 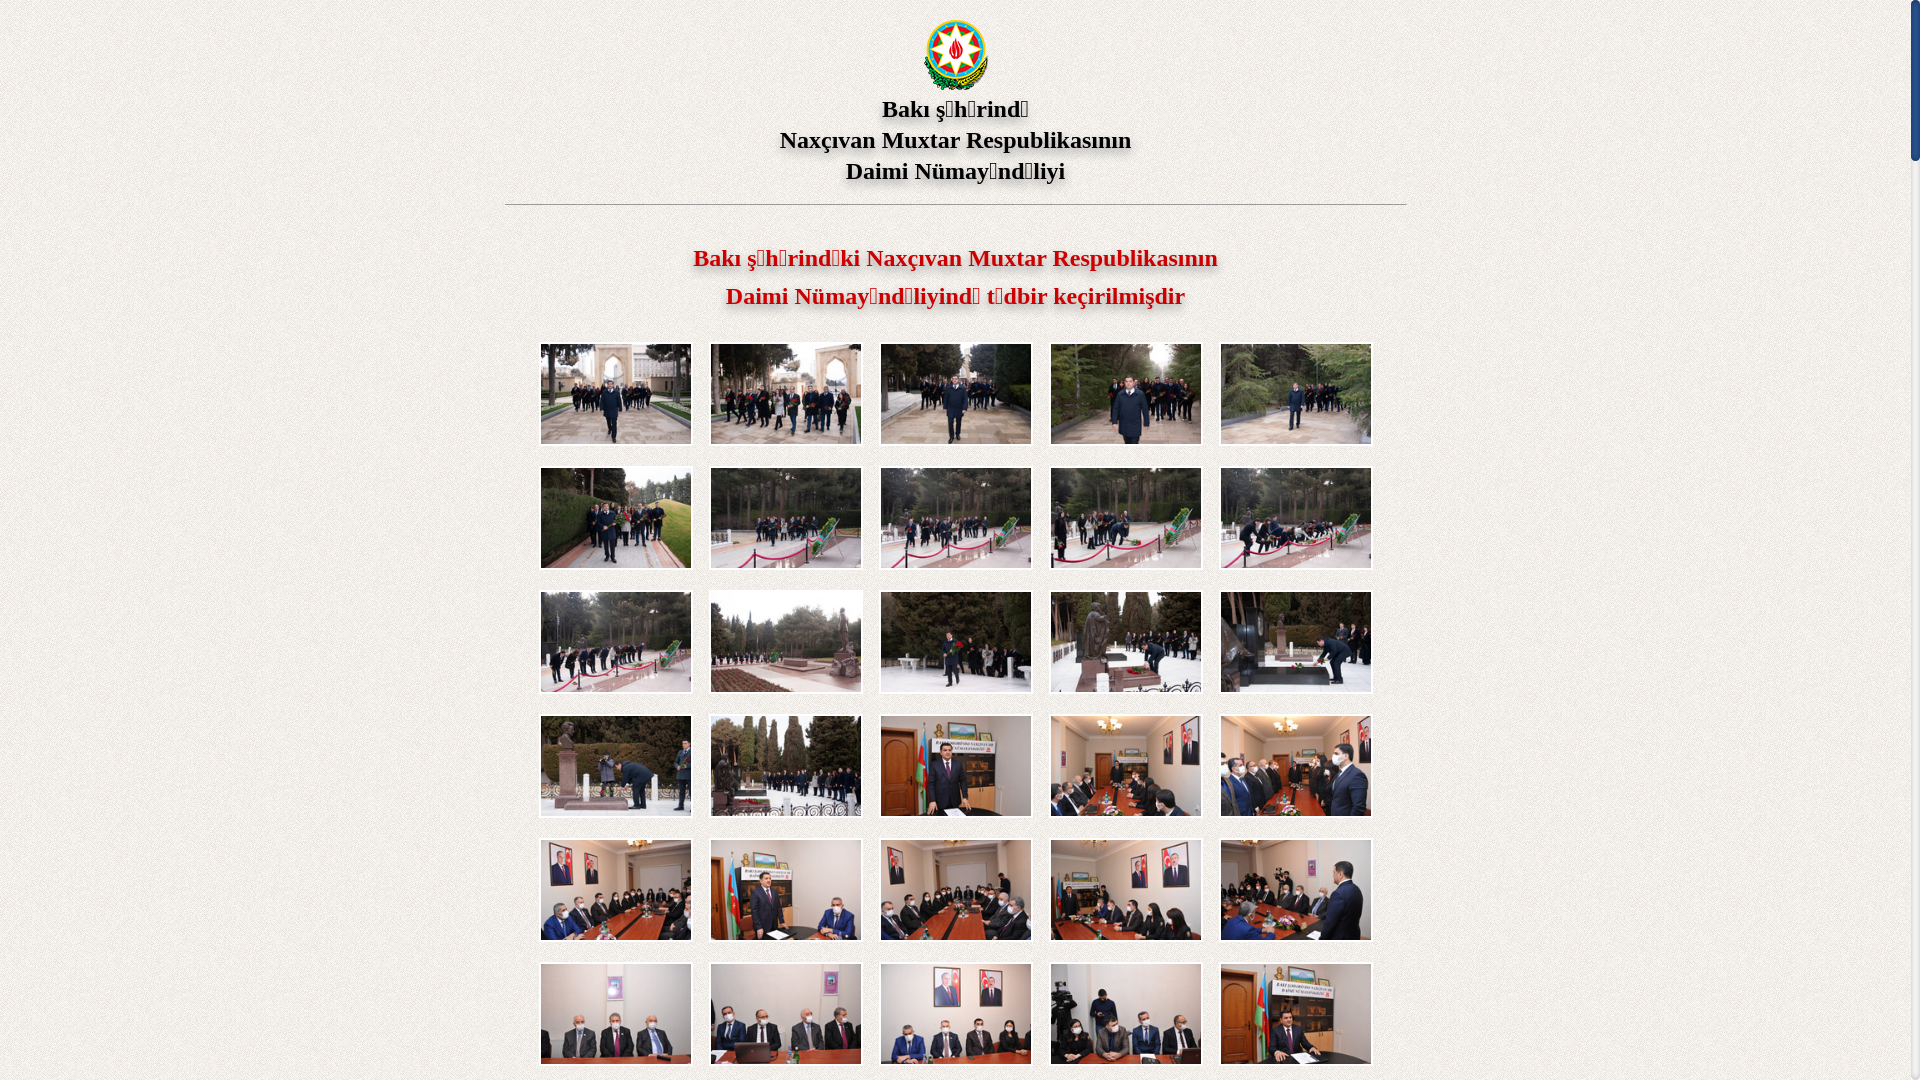 What do you see at coordinates (954, 516) in the screenshot?
I see `'Click to enlarge'` at bounding box center [954, 516].